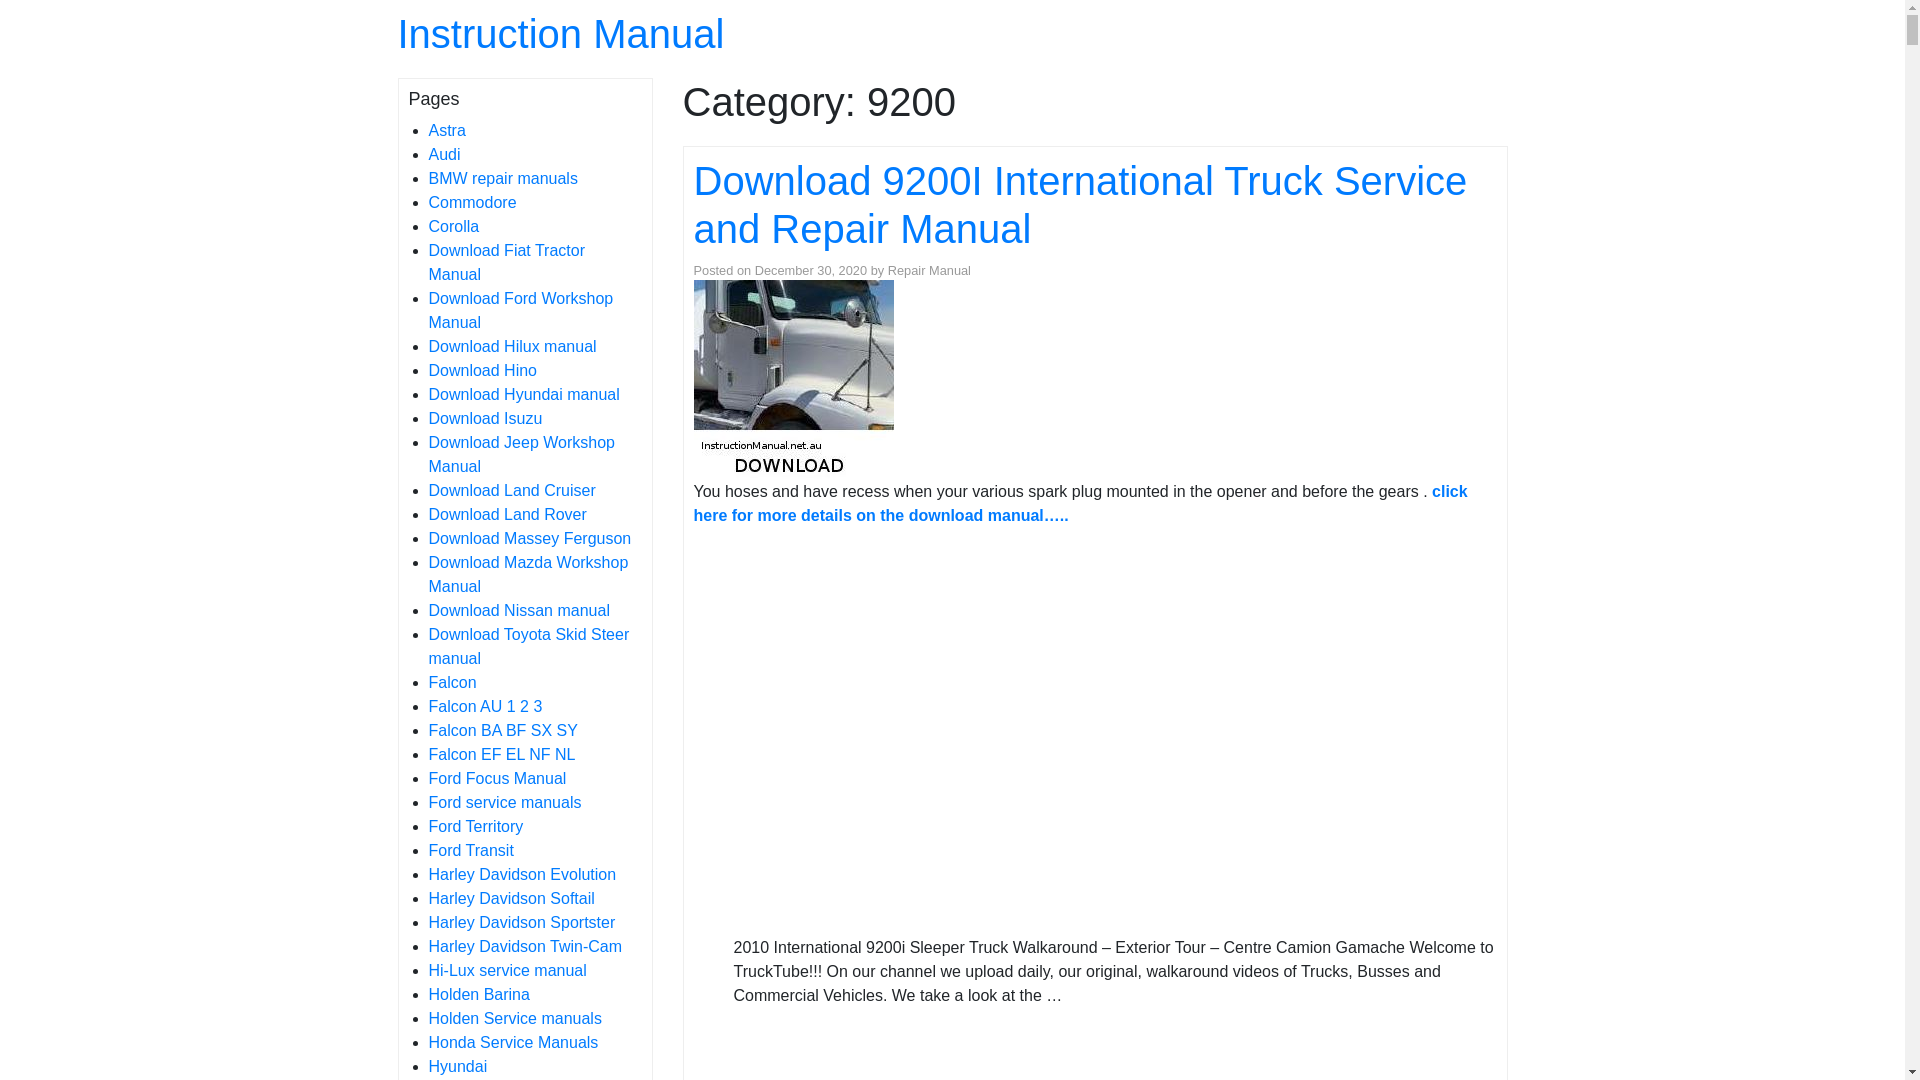  Describe the element at coordinates (452, 225) in the screenshot. I see `'Corolla'` at that location.